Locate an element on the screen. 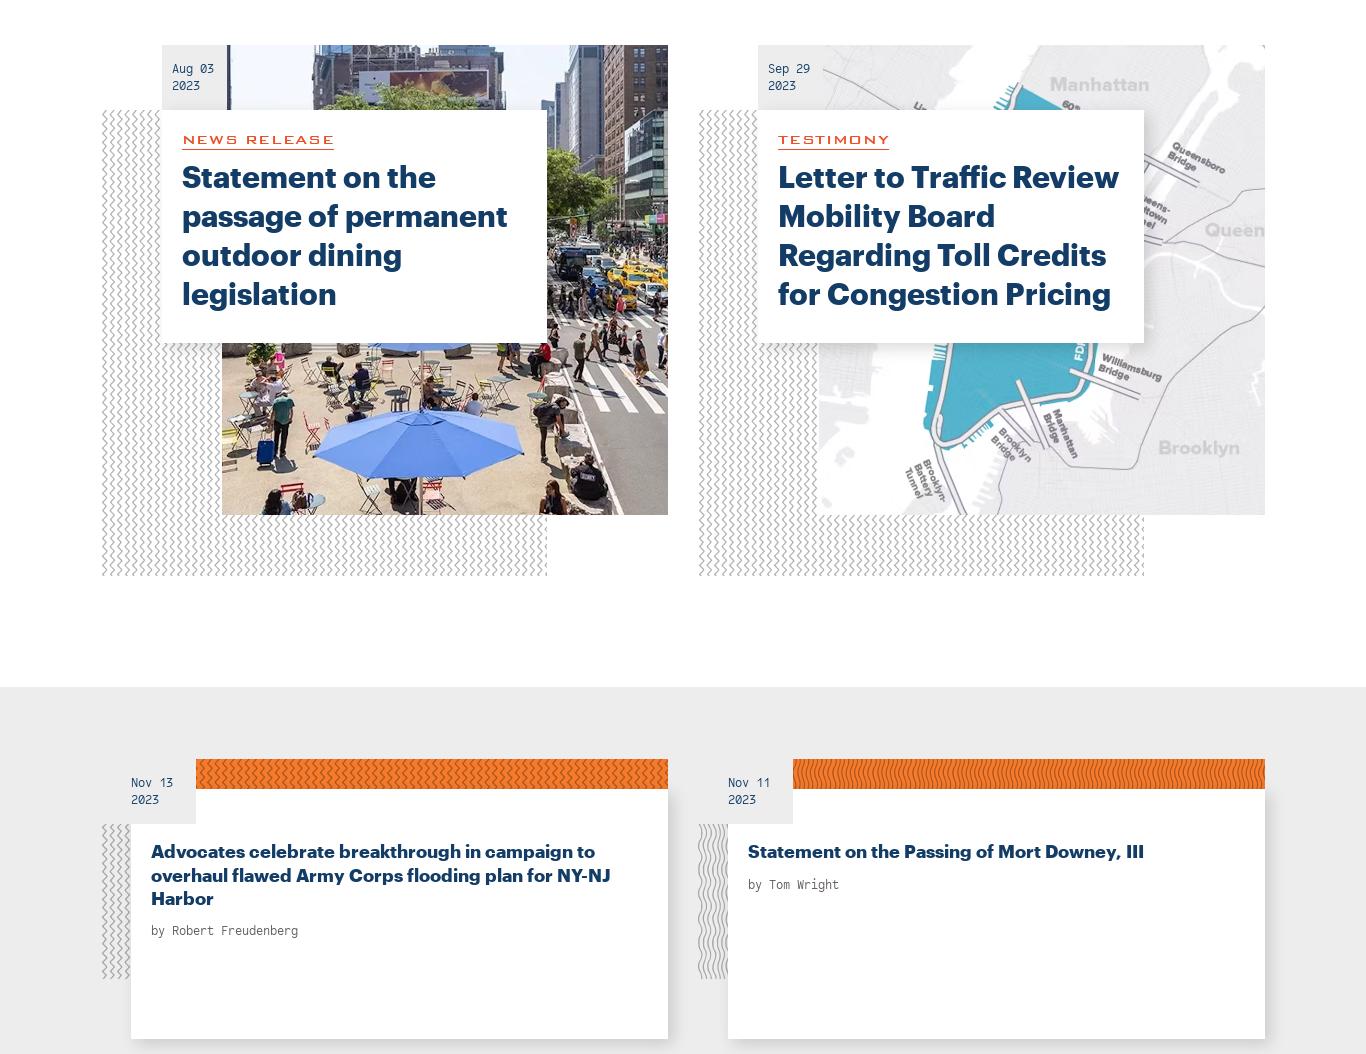 This screenshot has height=1054, width=1366. 'Statement on the Passing of Mort Downey, III' is located at coordinates (945, 850).